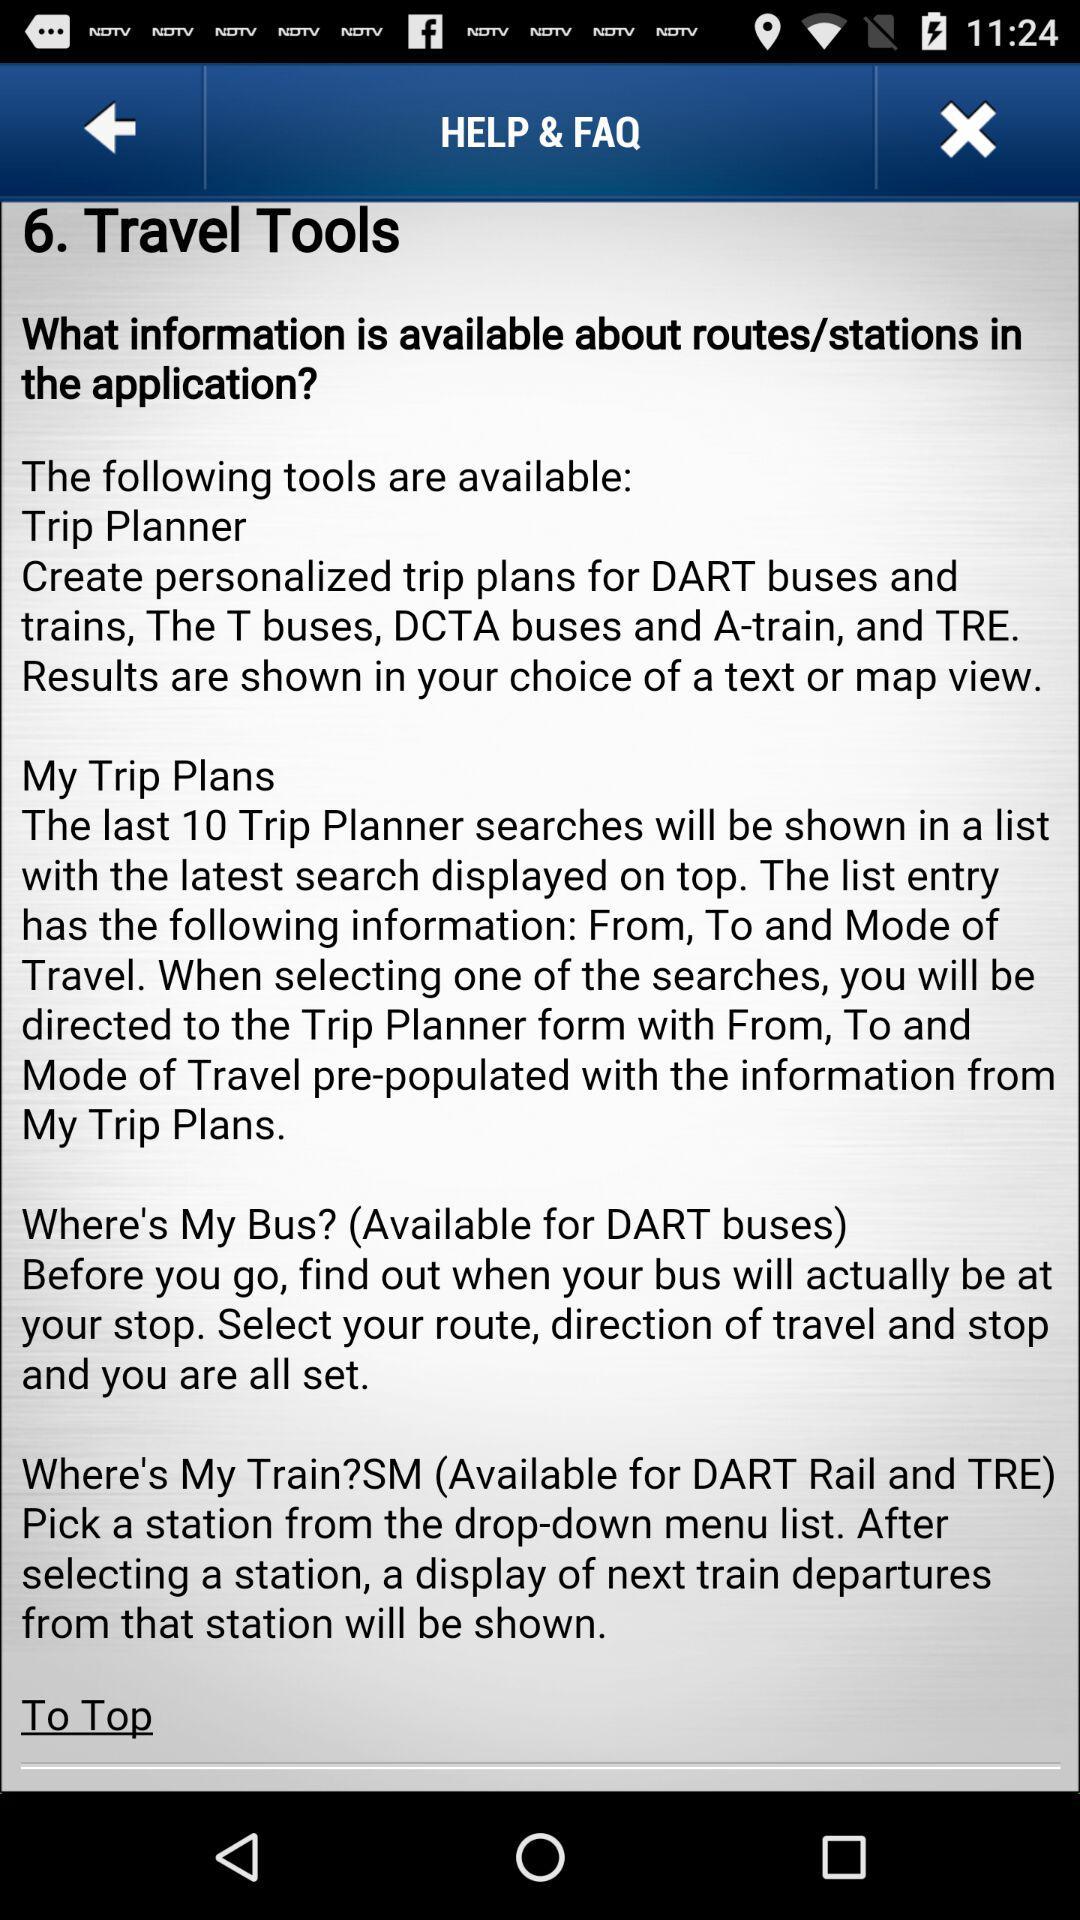  What do you see at coordinates (114, 129) in the screenshot?
I see `go back` at bounding box center [114, 129].